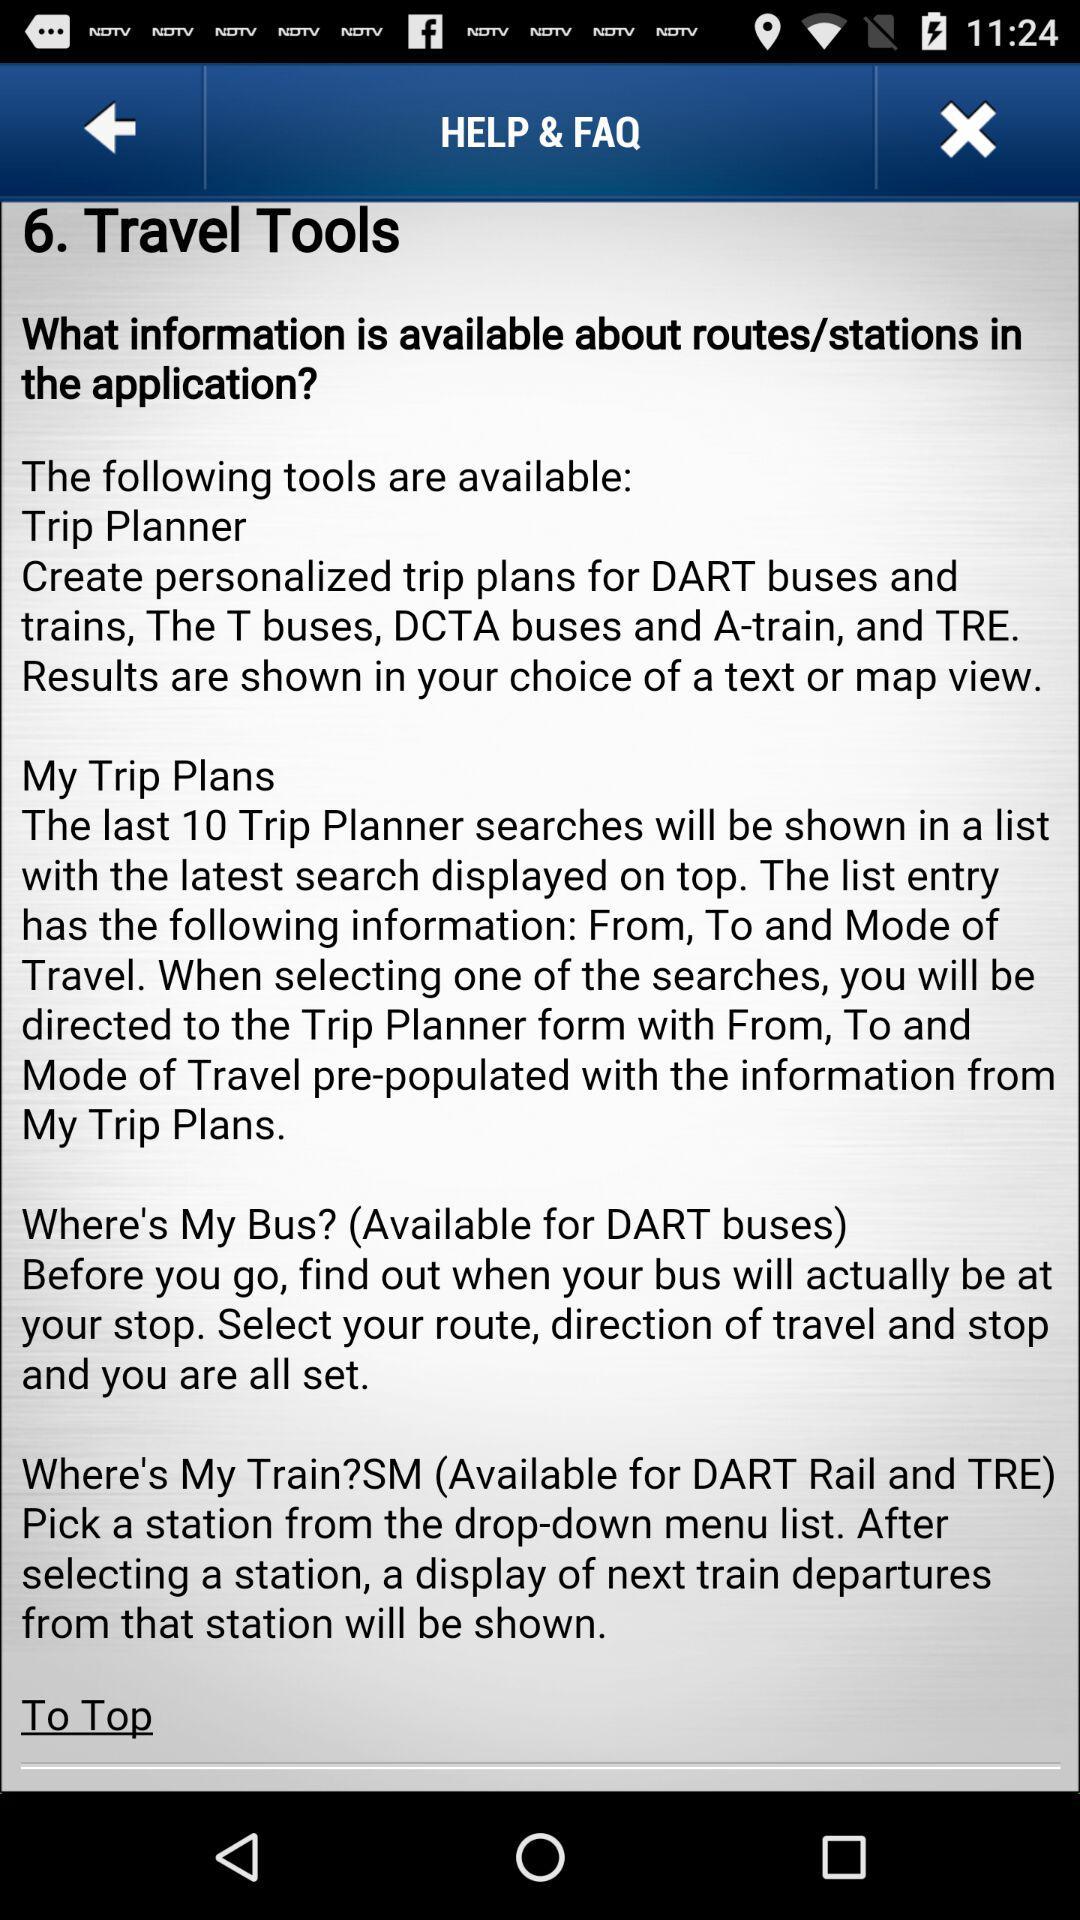  What do you see at coordinates (114, 129) in the screenshot?
I see `go back` at bounding box center [114, 129].